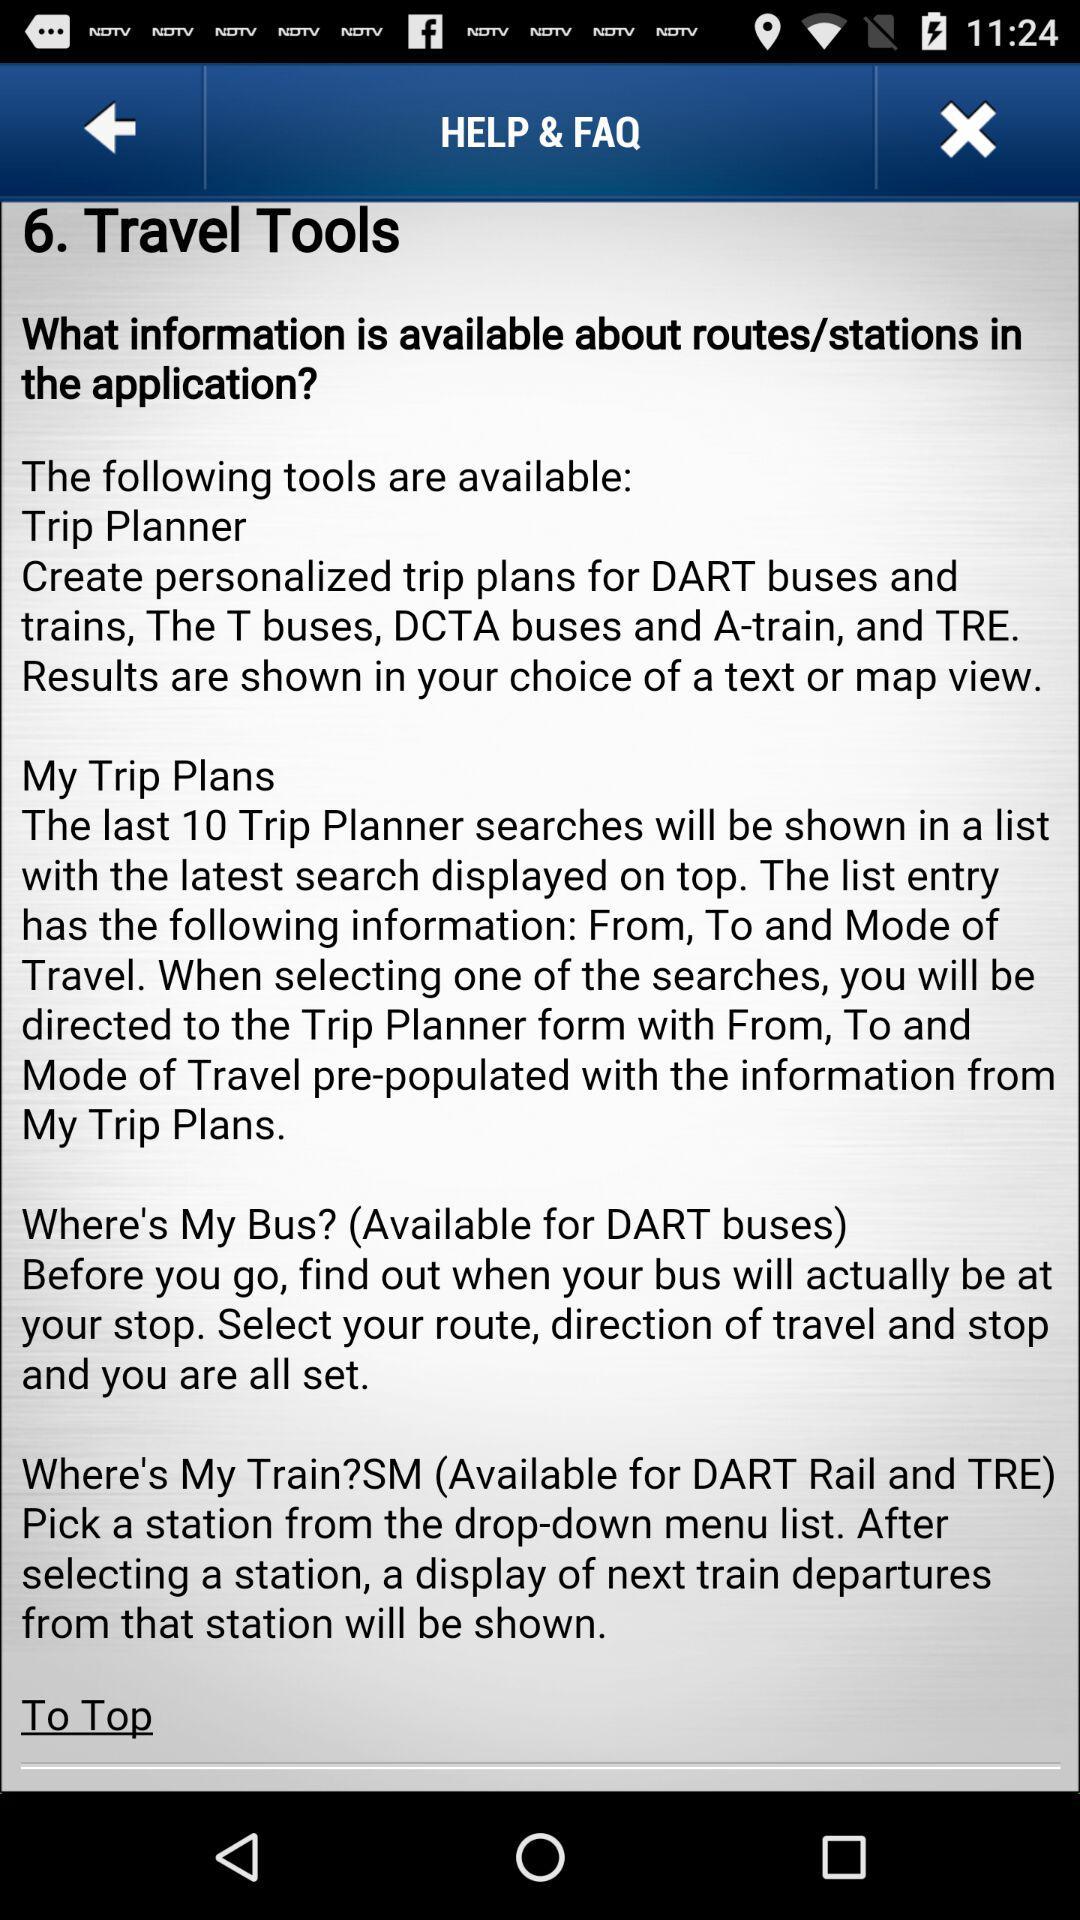  What do you see at coordinates (114, 129) in the screenshot?
I see `go back` at bounding box center [114, 129].